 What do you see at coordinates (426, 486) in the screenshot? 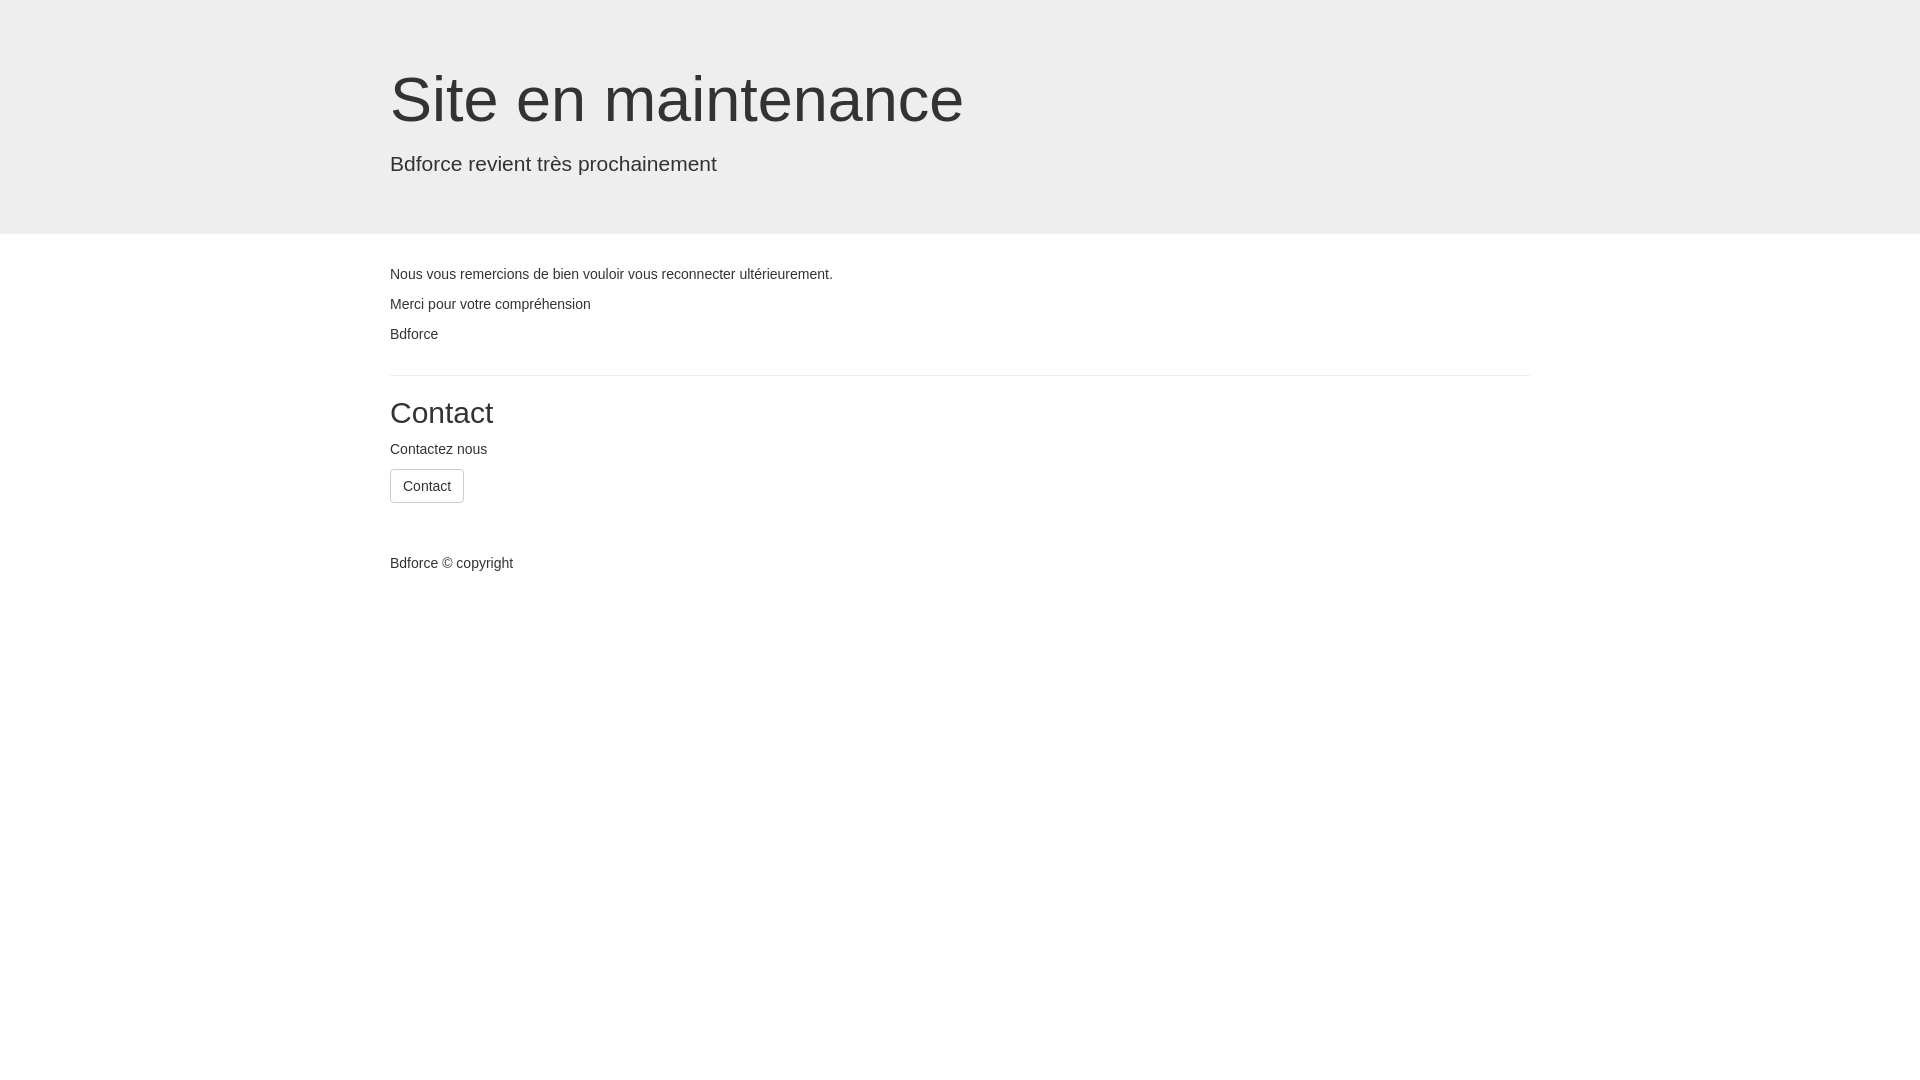
I see `'Contact'` at bounding box center [426, 486].